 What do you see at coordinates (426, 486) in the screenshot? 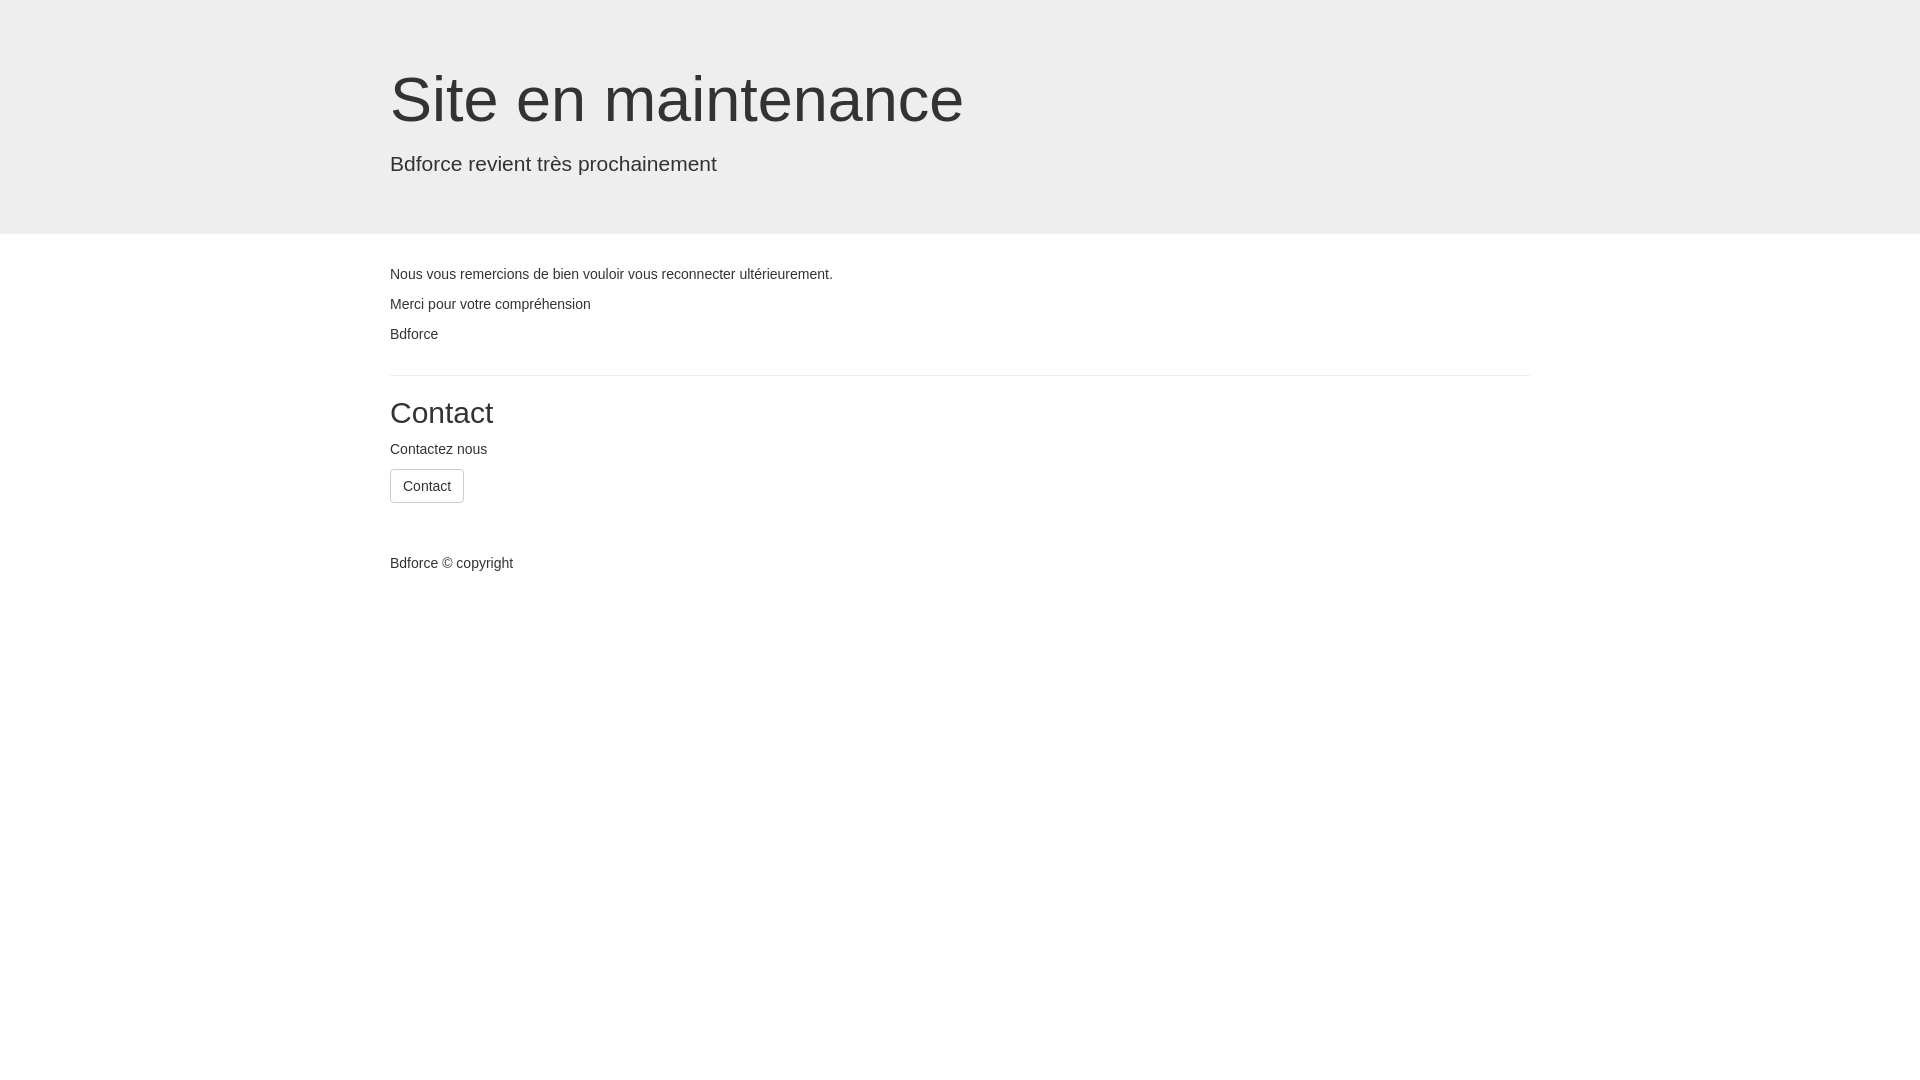
I see `'Contact'` at bounding box center [426, 486].